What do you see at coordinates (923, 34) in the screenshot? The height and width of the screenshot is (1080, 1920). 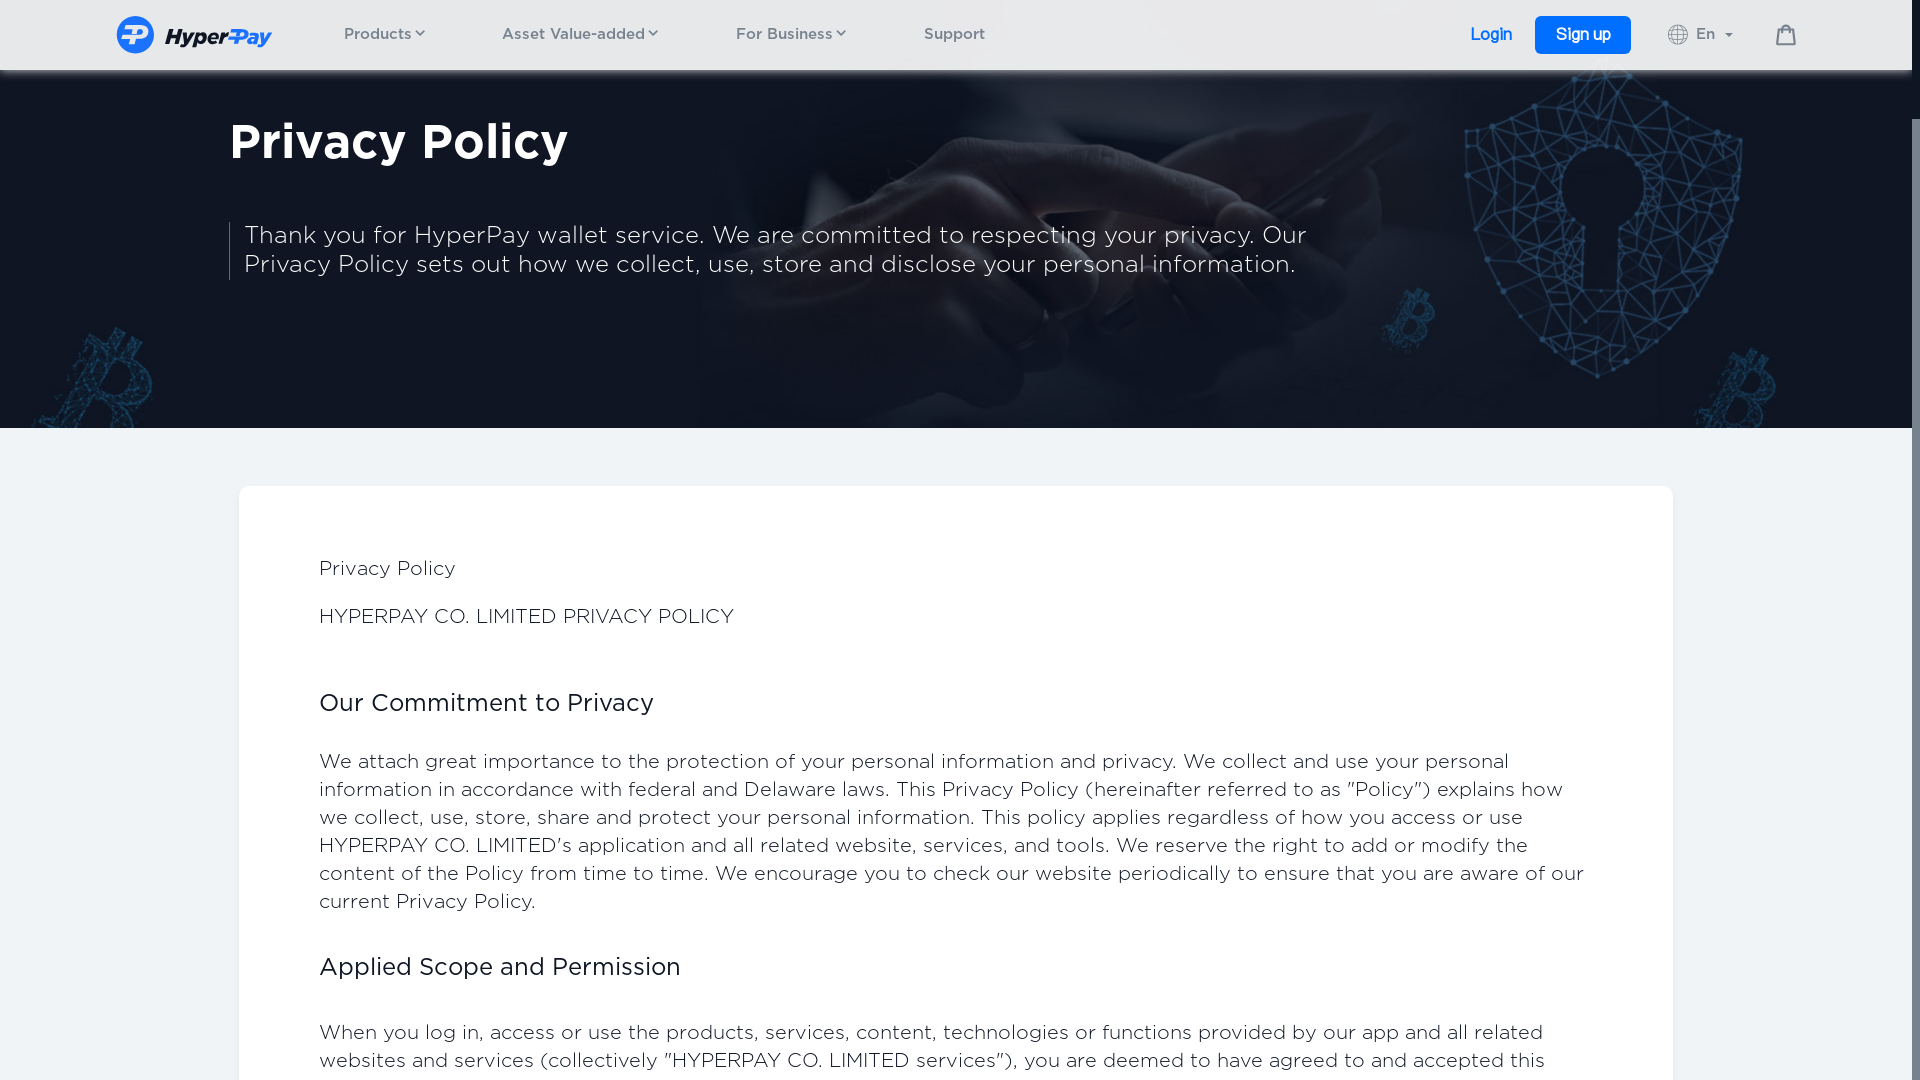 I see `'Support'` at bounding box center [923, 34].